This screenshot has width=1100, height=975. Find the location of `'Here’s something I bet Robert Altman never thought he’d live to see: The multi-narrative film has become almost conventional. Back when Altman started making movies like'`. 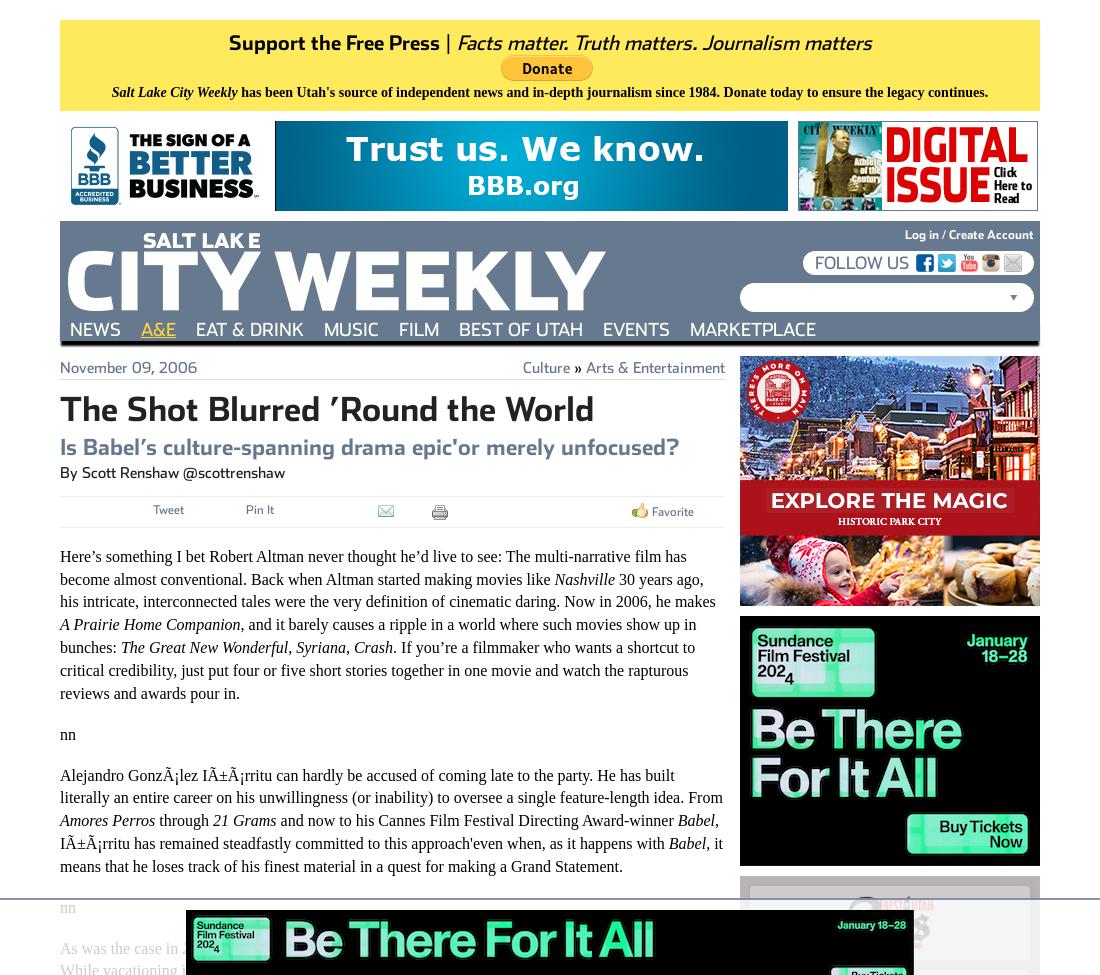

'Here’s something I bet Robert Altman never thought he’d live to see: The multi-narrative film has become almost conventional. Back when Altman started making movies like' is located at coordinates (373, 565).